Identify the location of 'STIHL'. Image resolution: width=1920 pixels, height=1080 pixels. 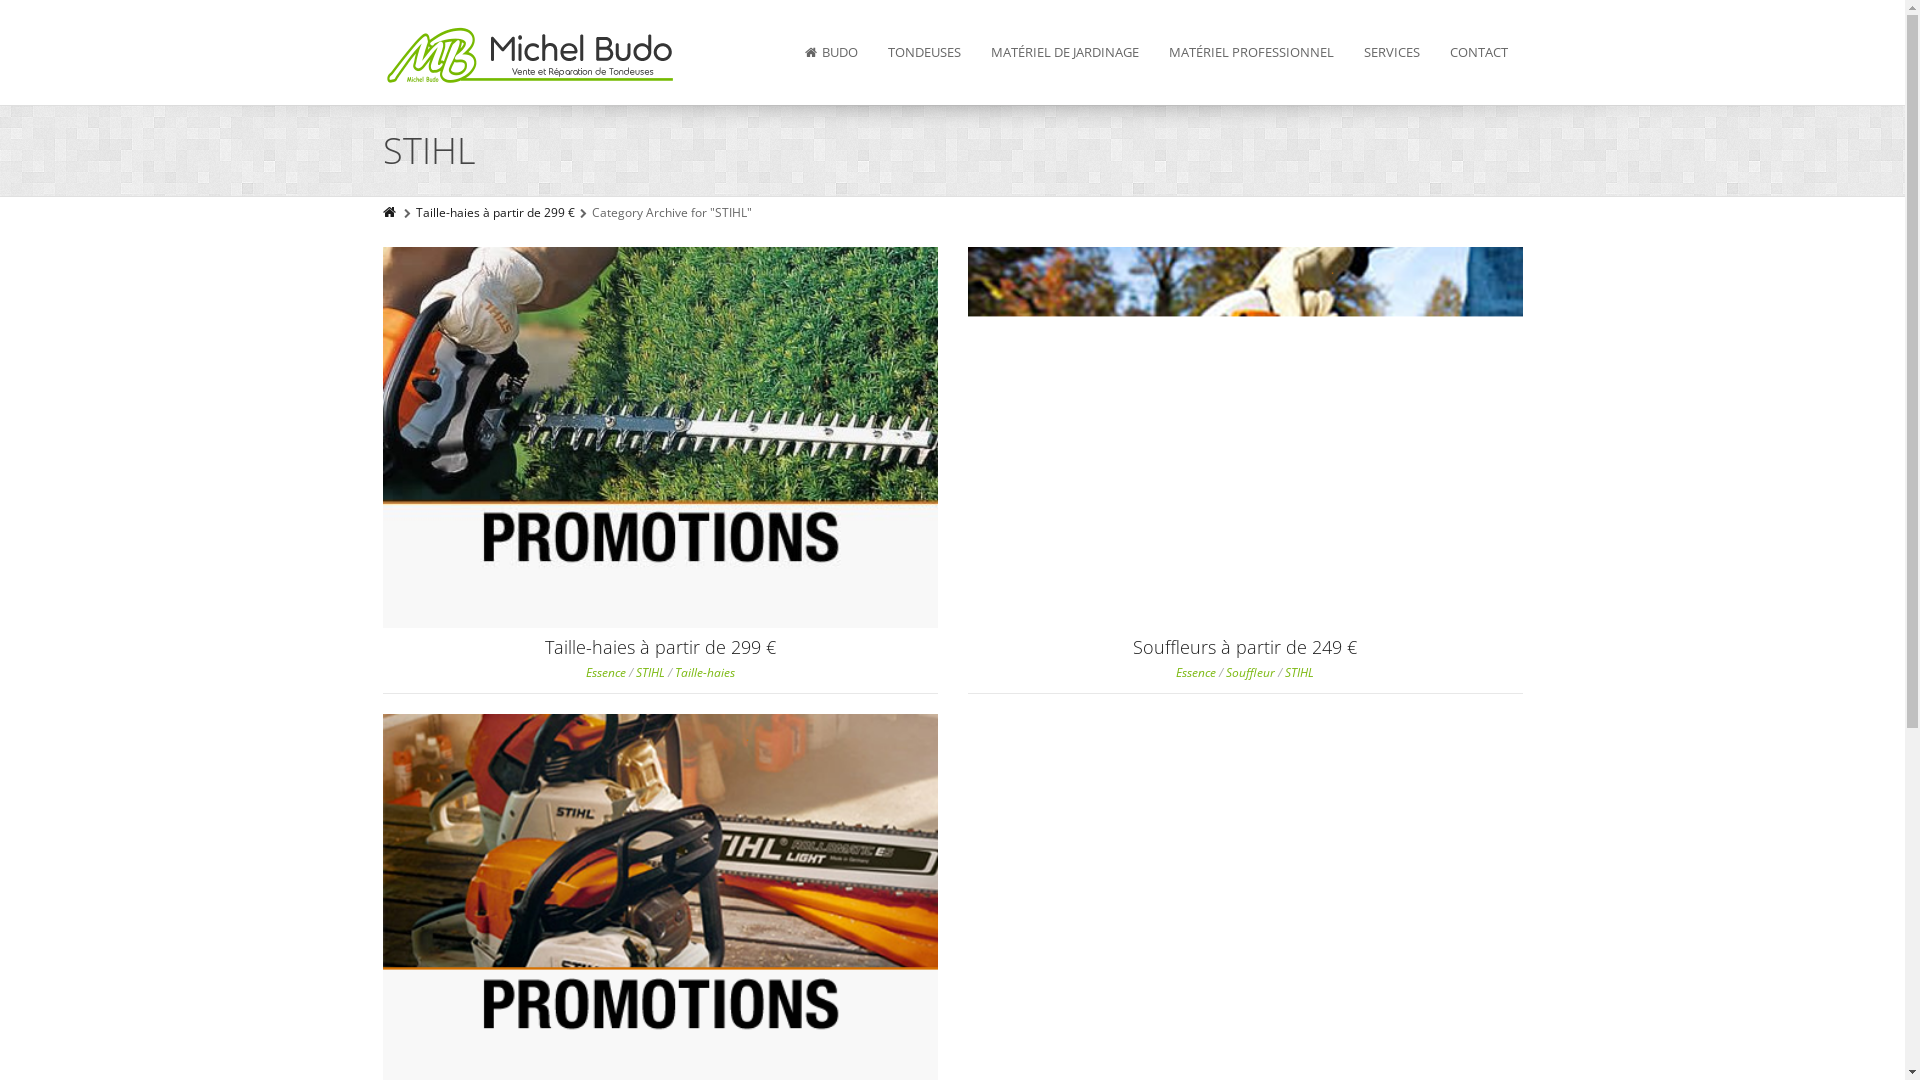
(1299, 672).